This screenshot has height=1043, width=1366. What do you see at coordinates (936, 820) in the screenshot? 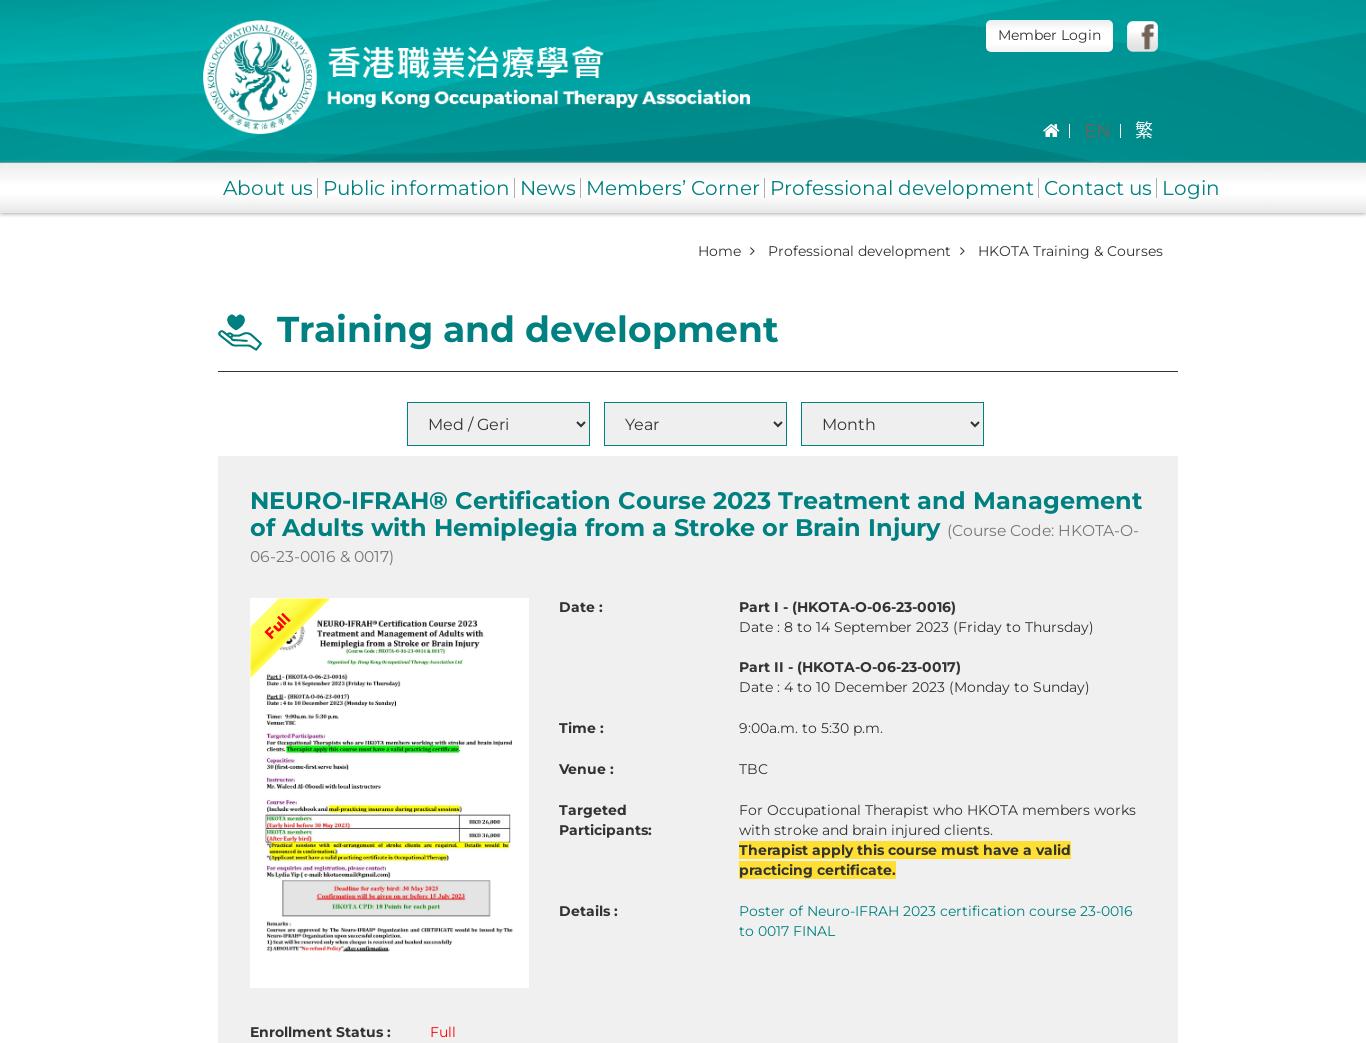
I see `'For Occupational Therapist who HKOTA members works with stroke and brain injured clients.'` at bounding box center [936, 820].